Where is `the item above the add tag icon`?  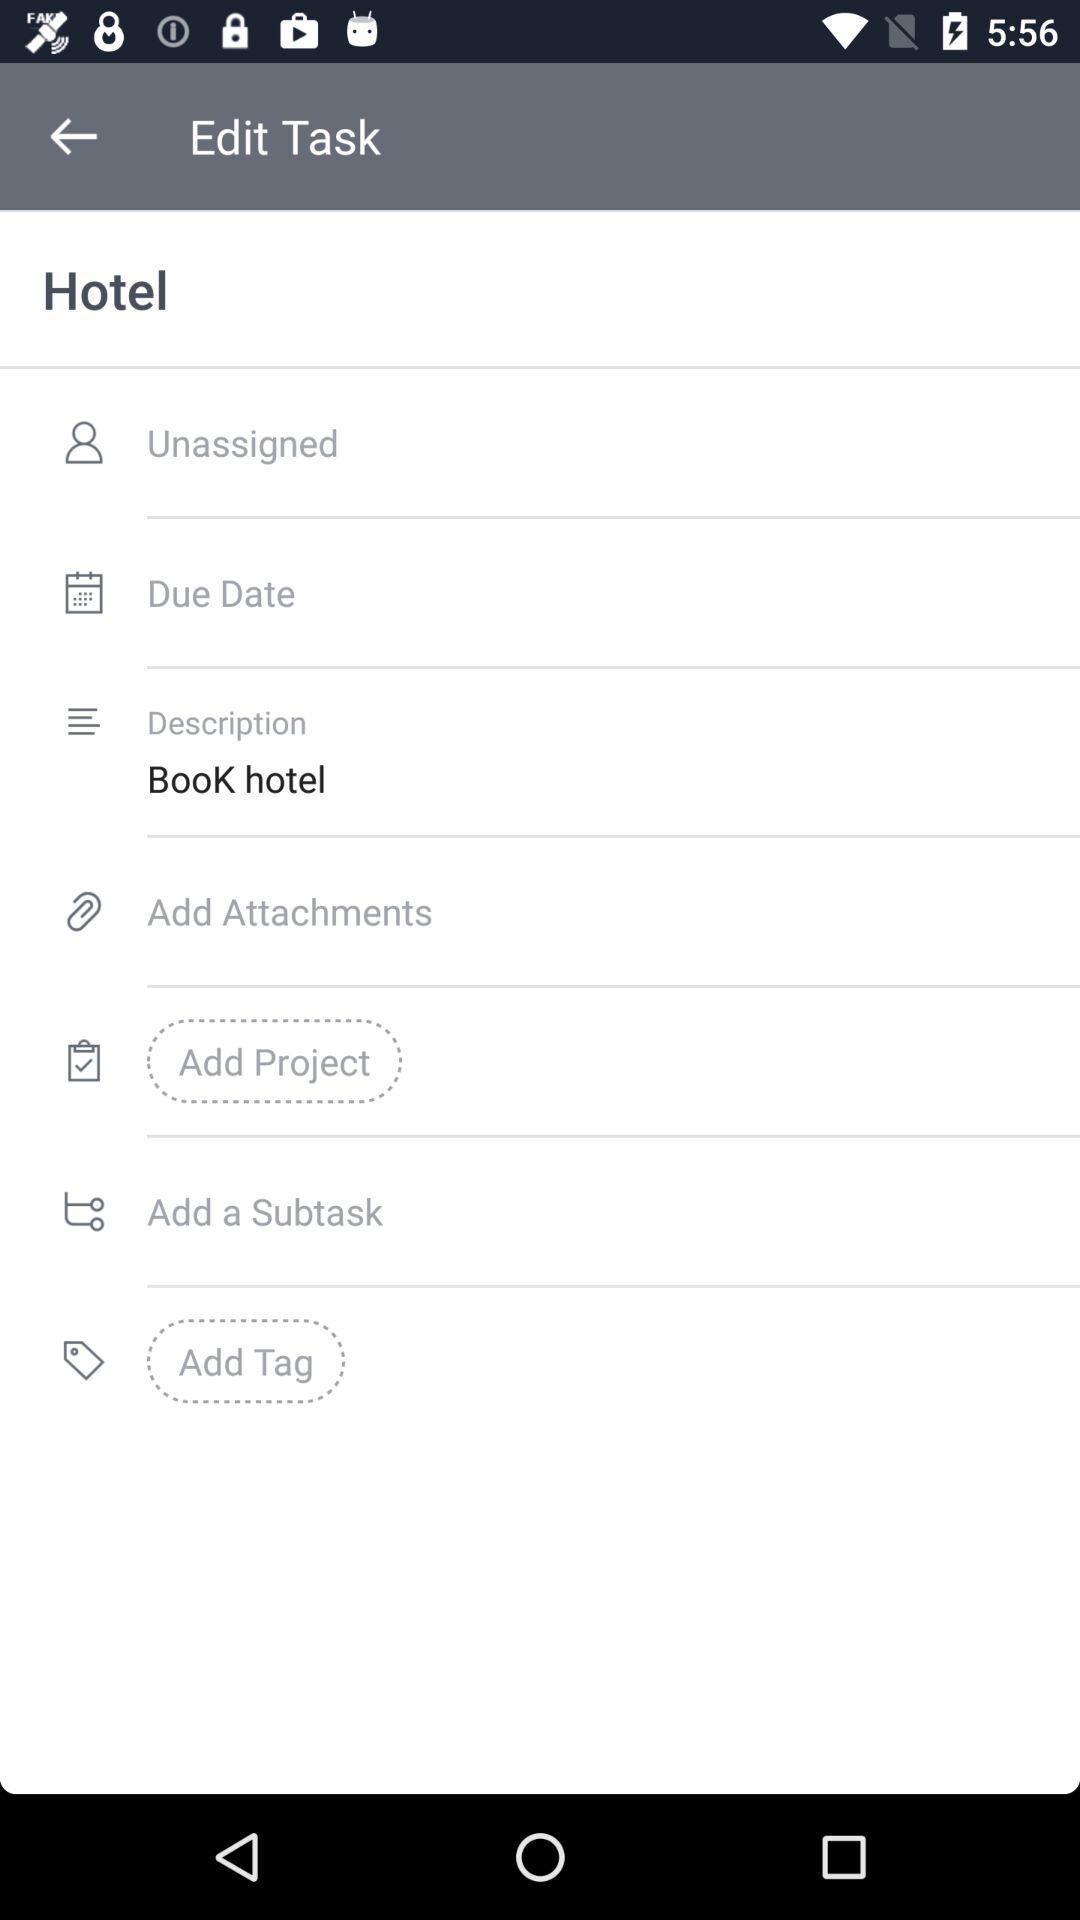 the item above the add tag icon is located at coordinates (612, 1210).